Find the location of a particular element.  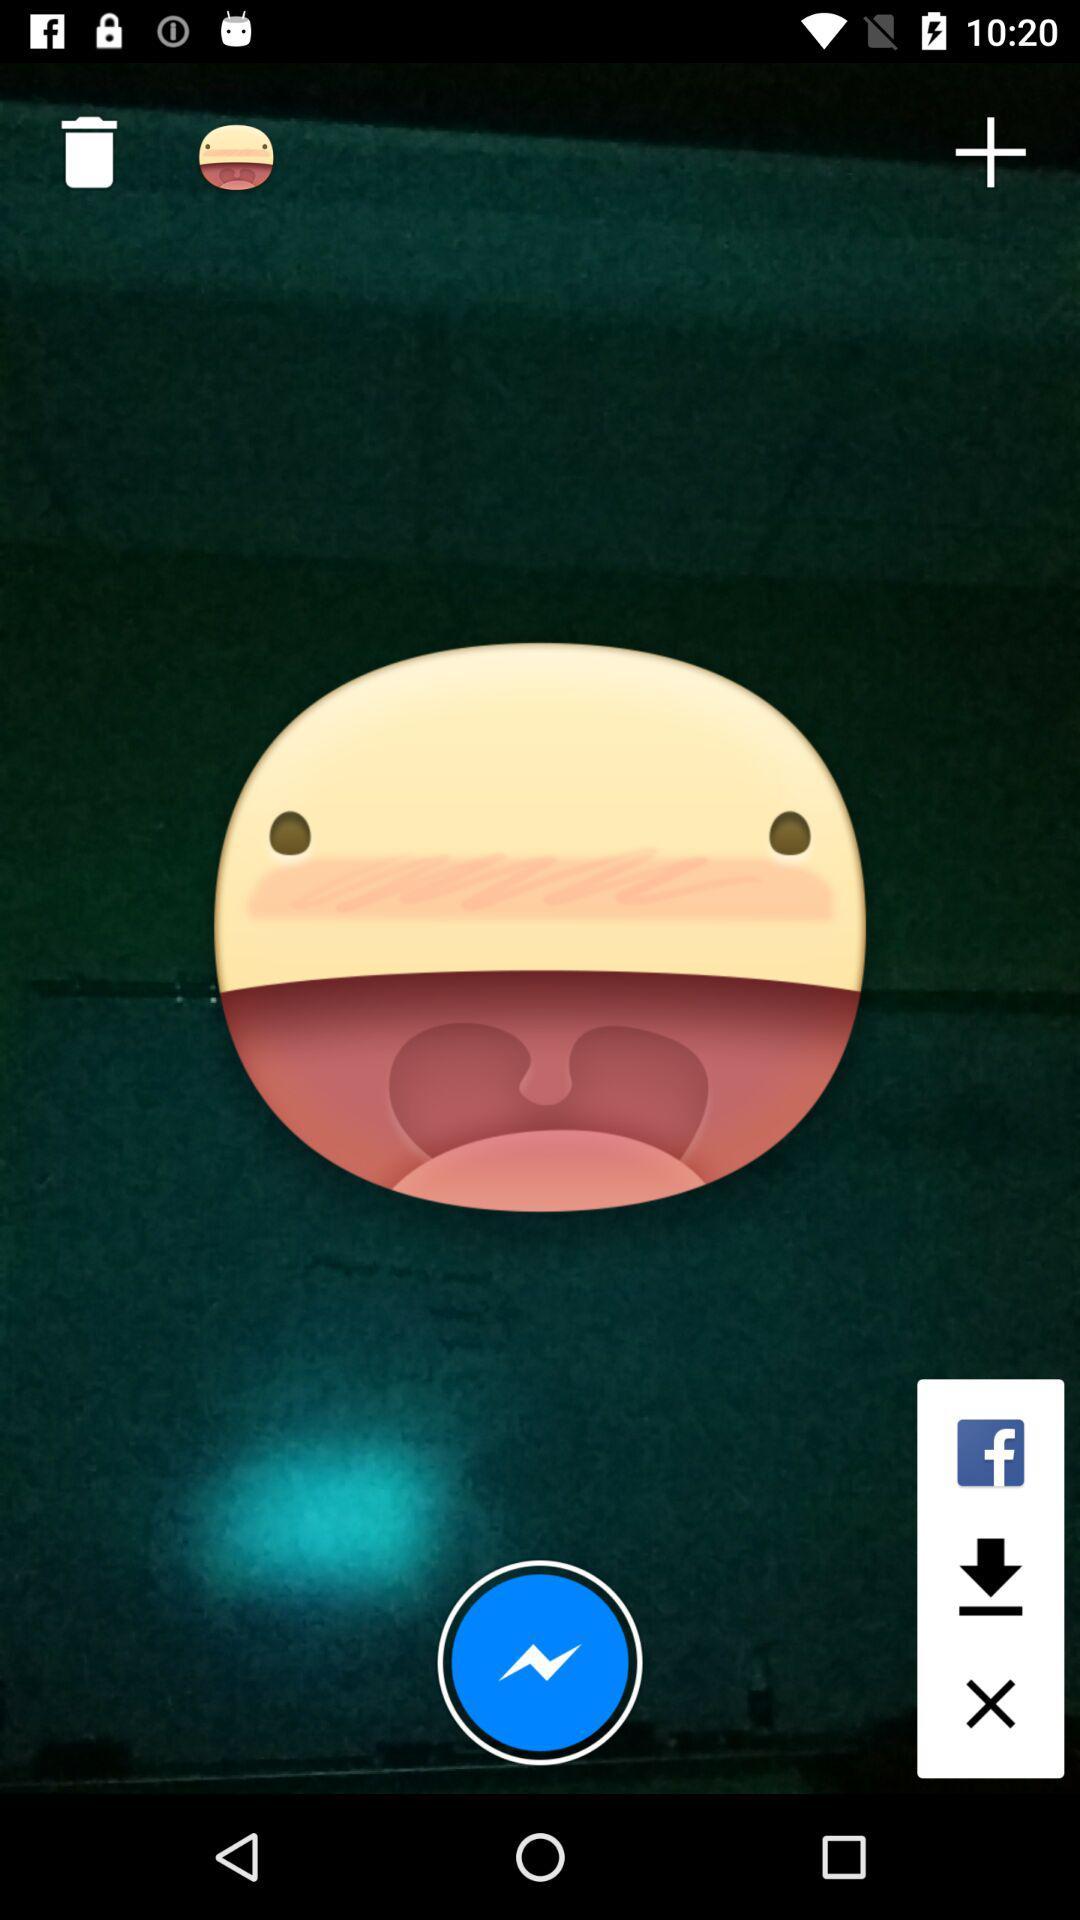

the add icon is located at coordinates (990, 151).